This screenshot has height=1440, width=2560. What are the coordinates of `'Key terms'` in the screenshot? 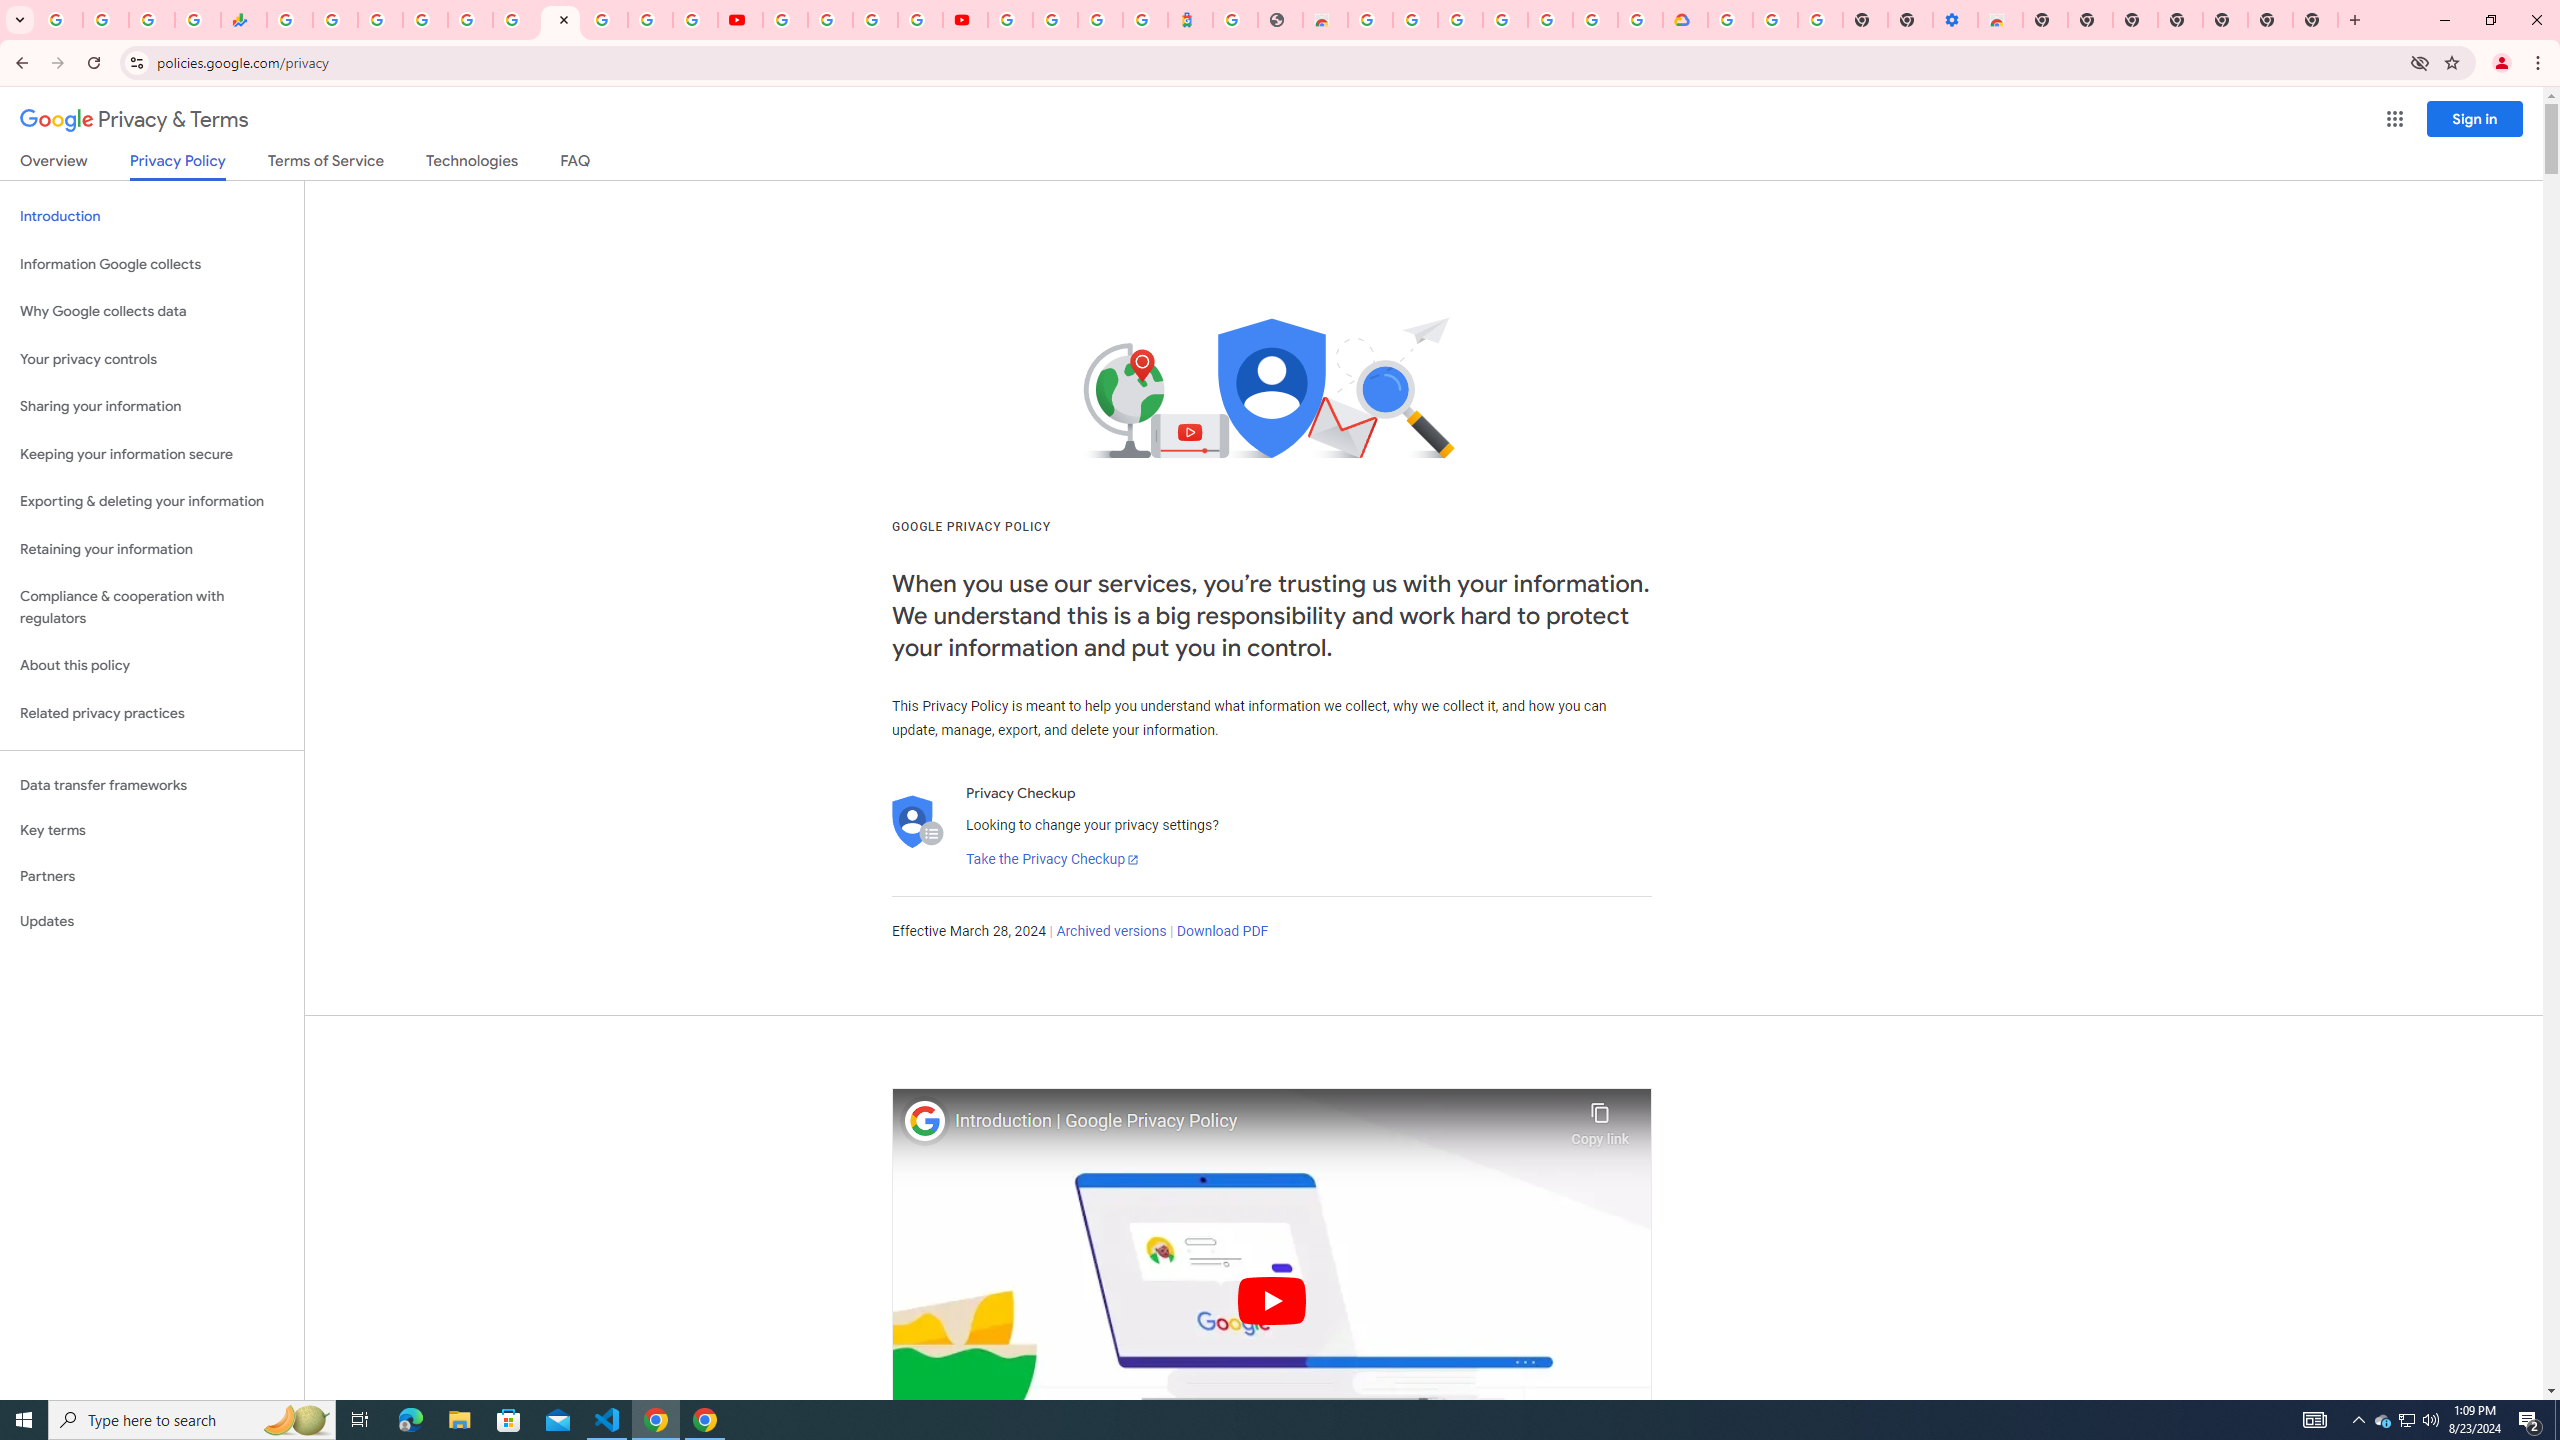 It's located at (151, 830).